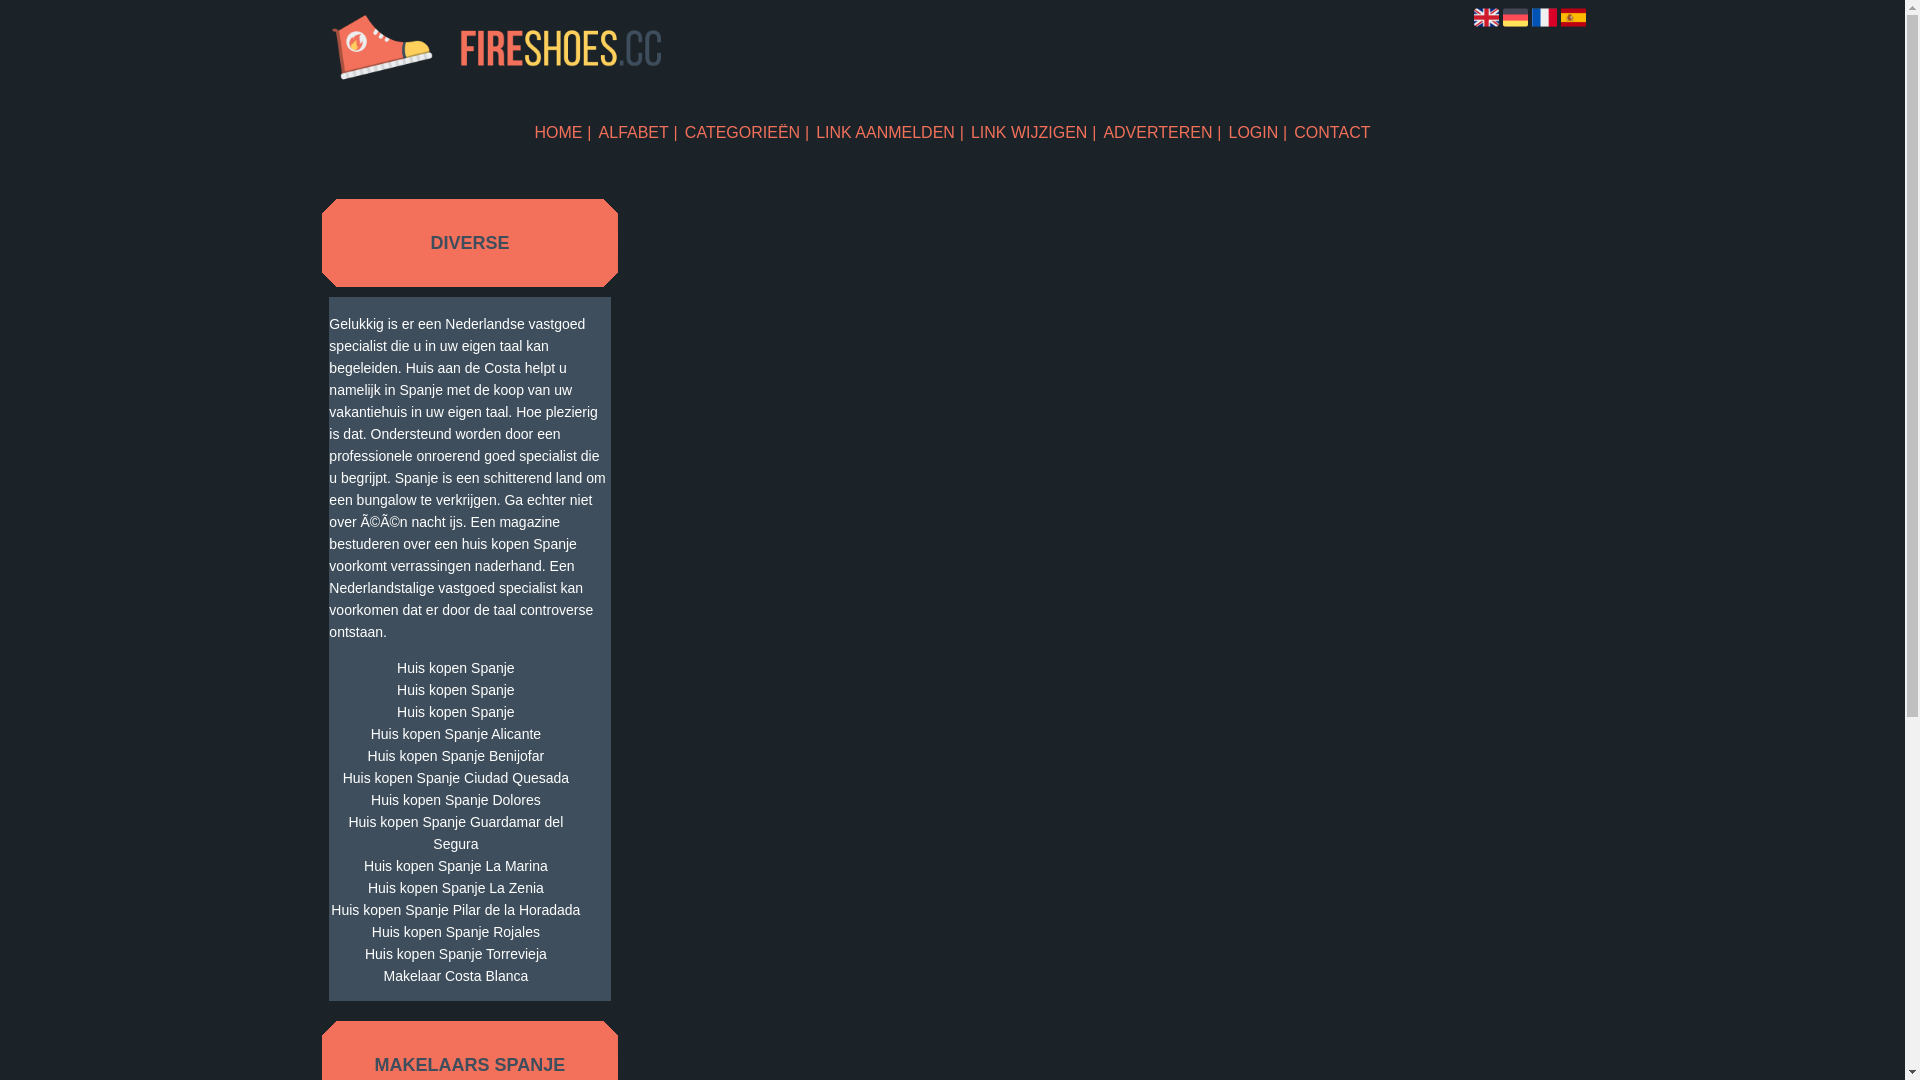  I want to click on 'Makelaar Costa Blanca', so click(454, 974).